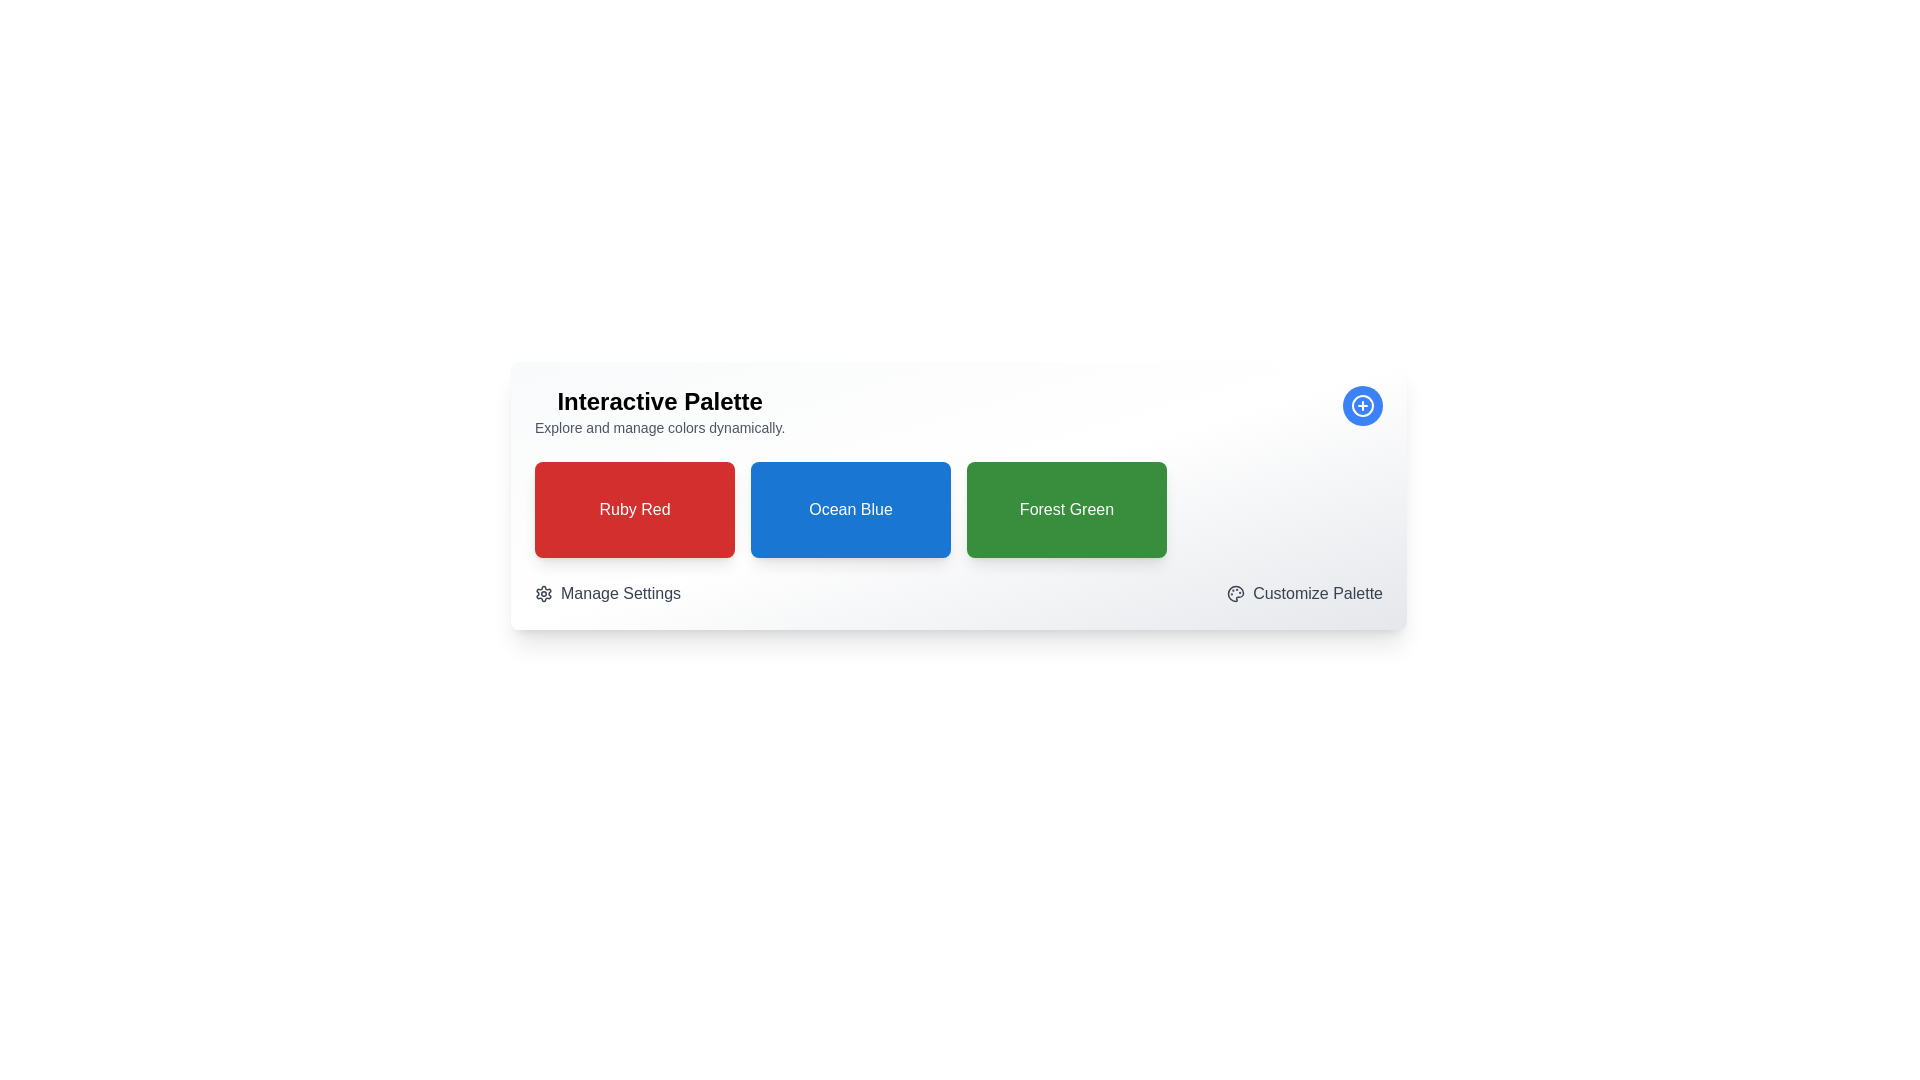 This screenshot has width=1920, height=1080. Describe the element at coordinates (1362, 405) in the screenshot. I see `the action button located at the top-right corner of the 'Interactive Palette' section` at that location.